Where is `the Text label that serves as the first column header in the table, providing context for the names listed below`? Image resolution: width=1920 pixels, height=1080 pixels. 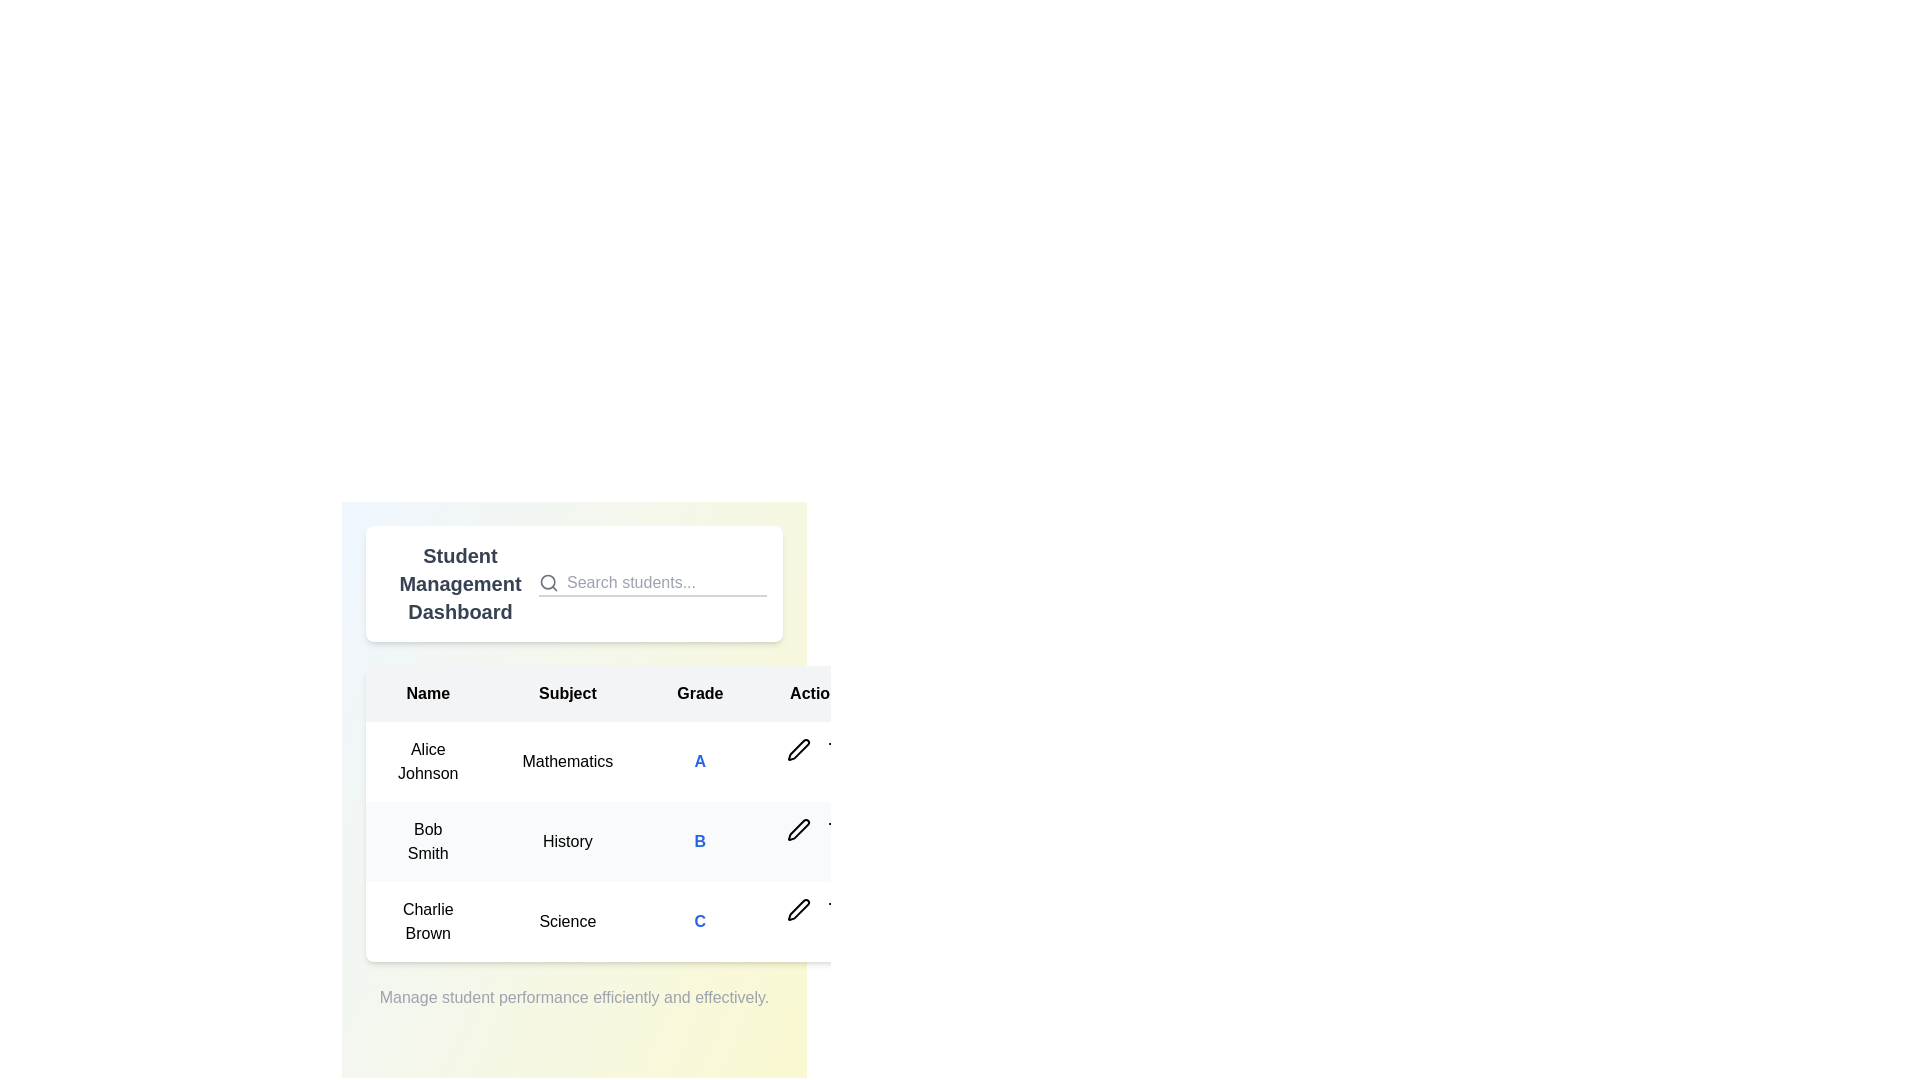
the Text label that serves as the first column header in the table, providing context for the names listed below is located at coordinates (427, 693).